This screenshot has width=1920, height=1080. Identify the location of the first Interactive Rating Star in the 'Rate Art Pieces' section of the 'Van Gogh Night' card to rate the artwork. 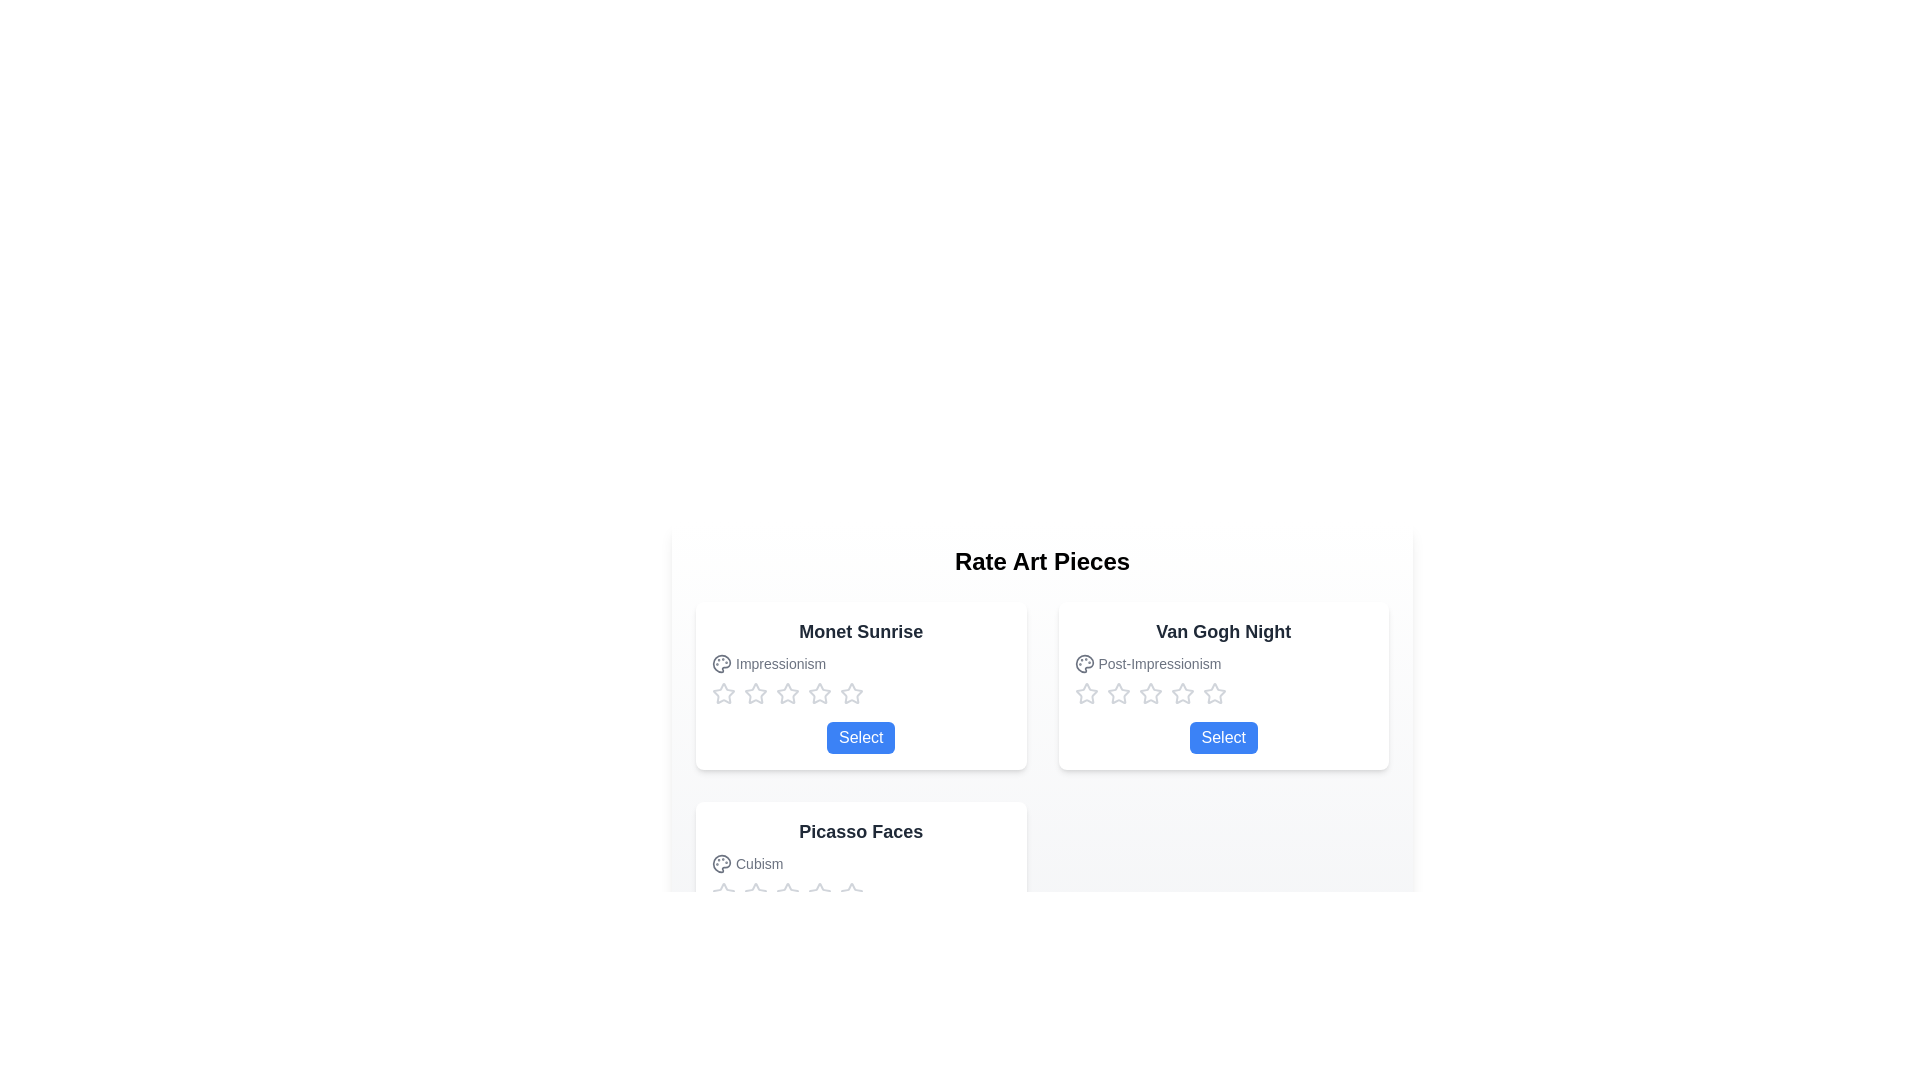
(1085, 693).